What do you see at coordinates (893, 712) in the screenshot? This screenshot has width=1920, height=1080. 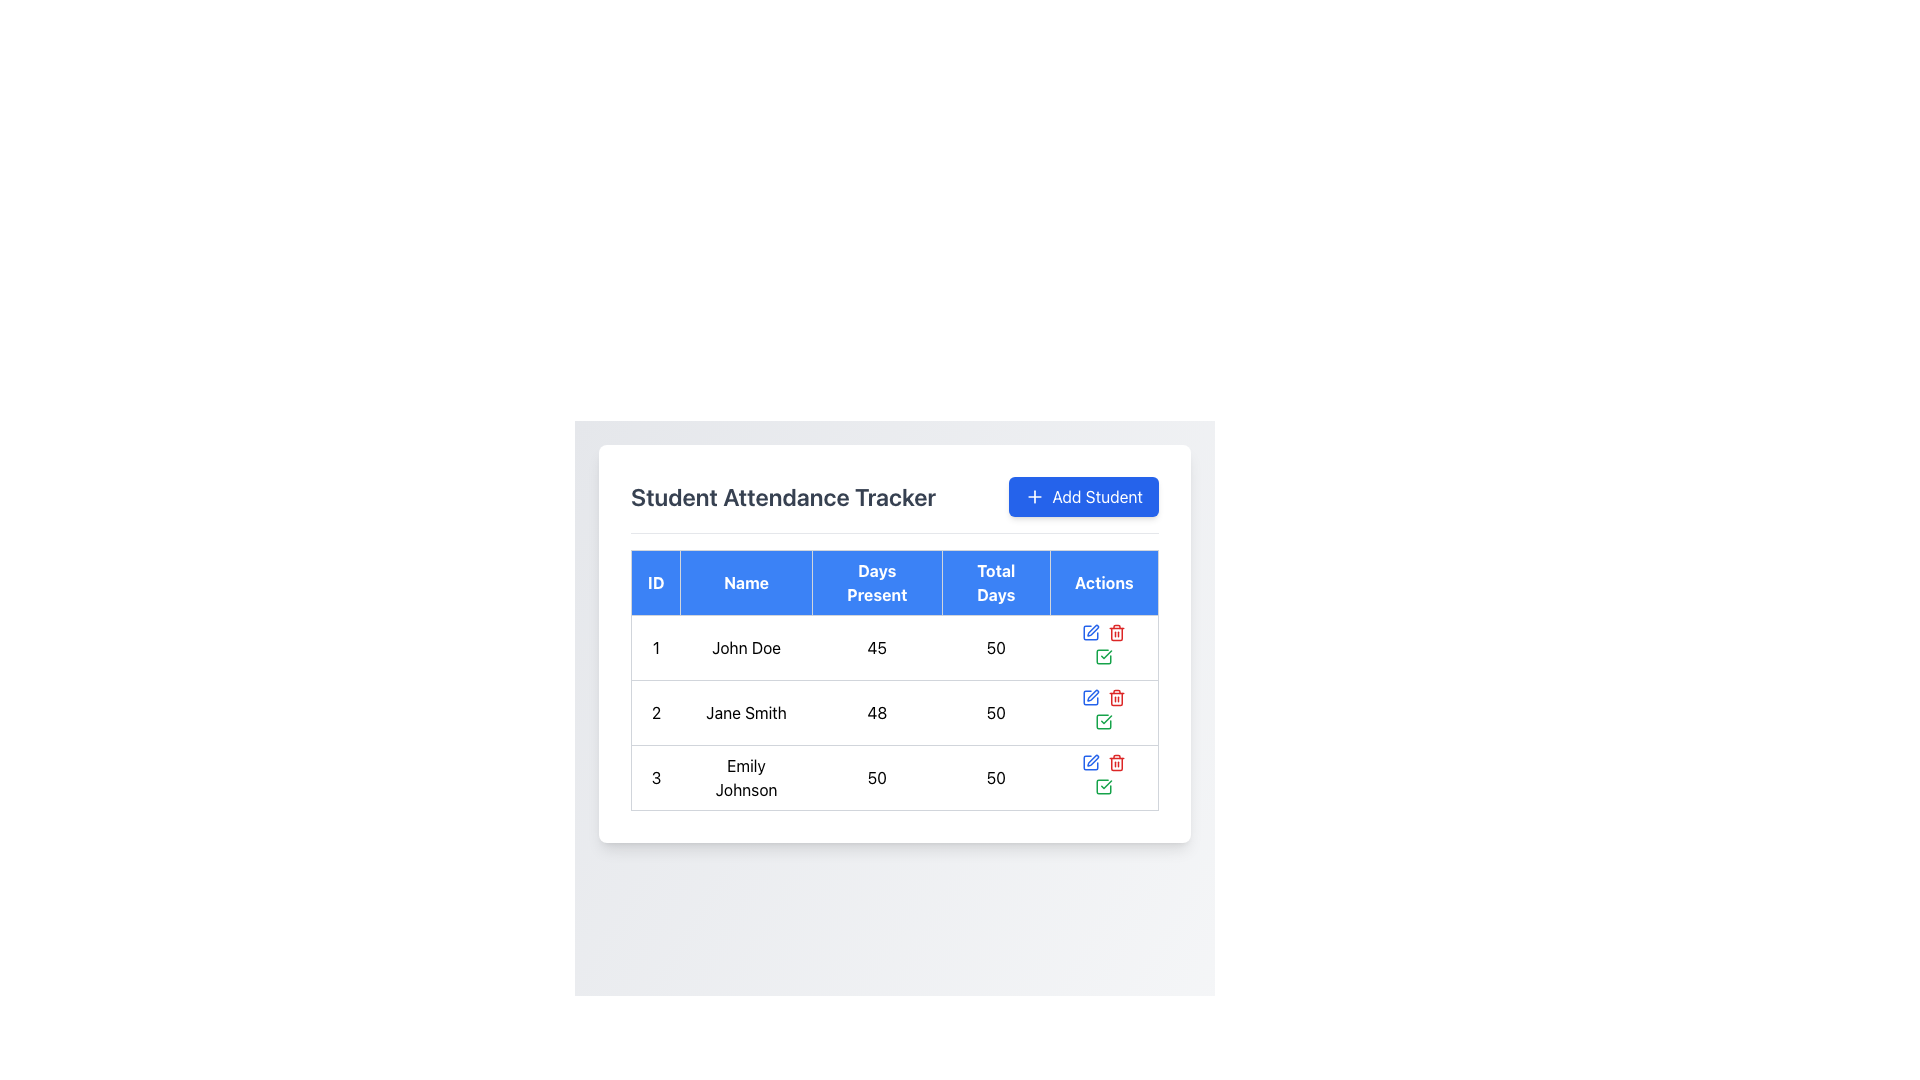 I see `the second row of the student attendance tracking table, which contains details about a student's ID, name, and attendance metrics` at bounding box center [893, 712].